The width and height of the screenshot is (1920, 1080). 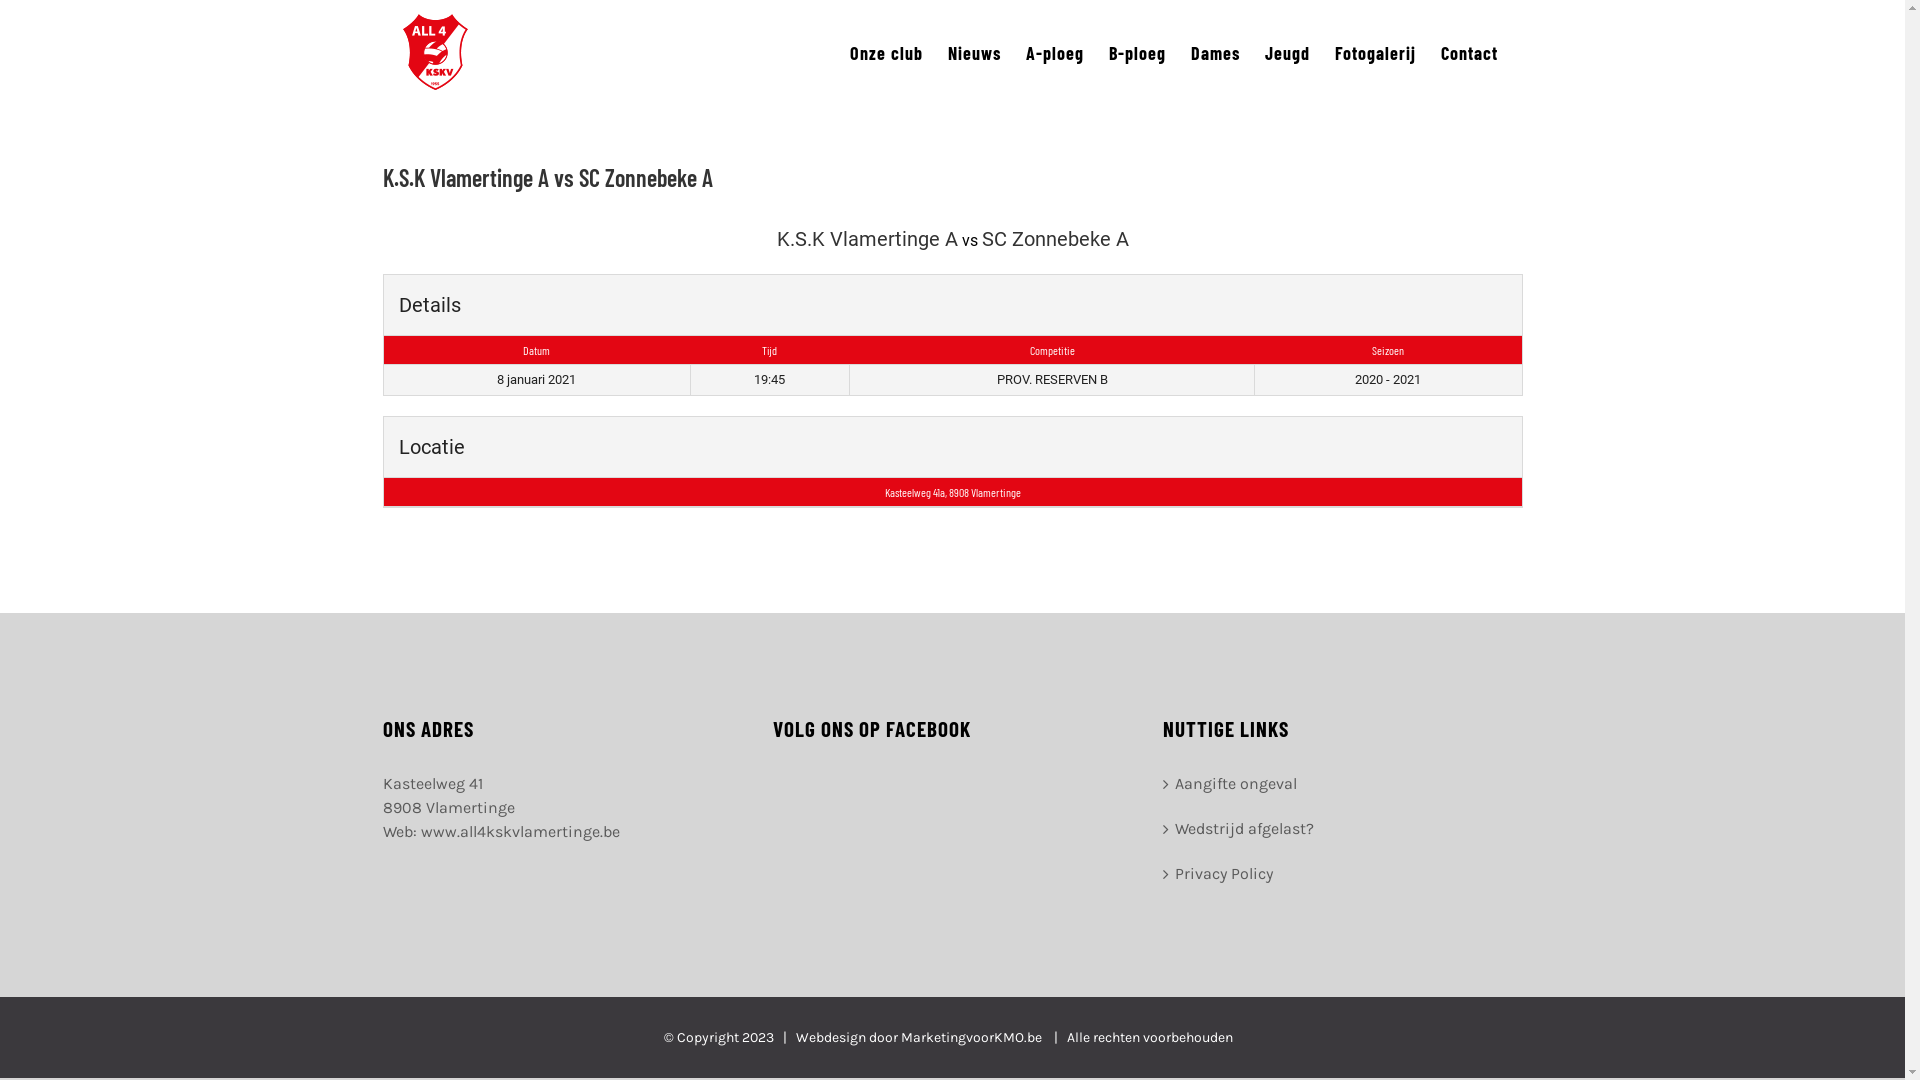 What do you see at coordinates (1054, 51) in the screenshot?
I see `'A-ploeg'` at bounding box center [1054, 51].